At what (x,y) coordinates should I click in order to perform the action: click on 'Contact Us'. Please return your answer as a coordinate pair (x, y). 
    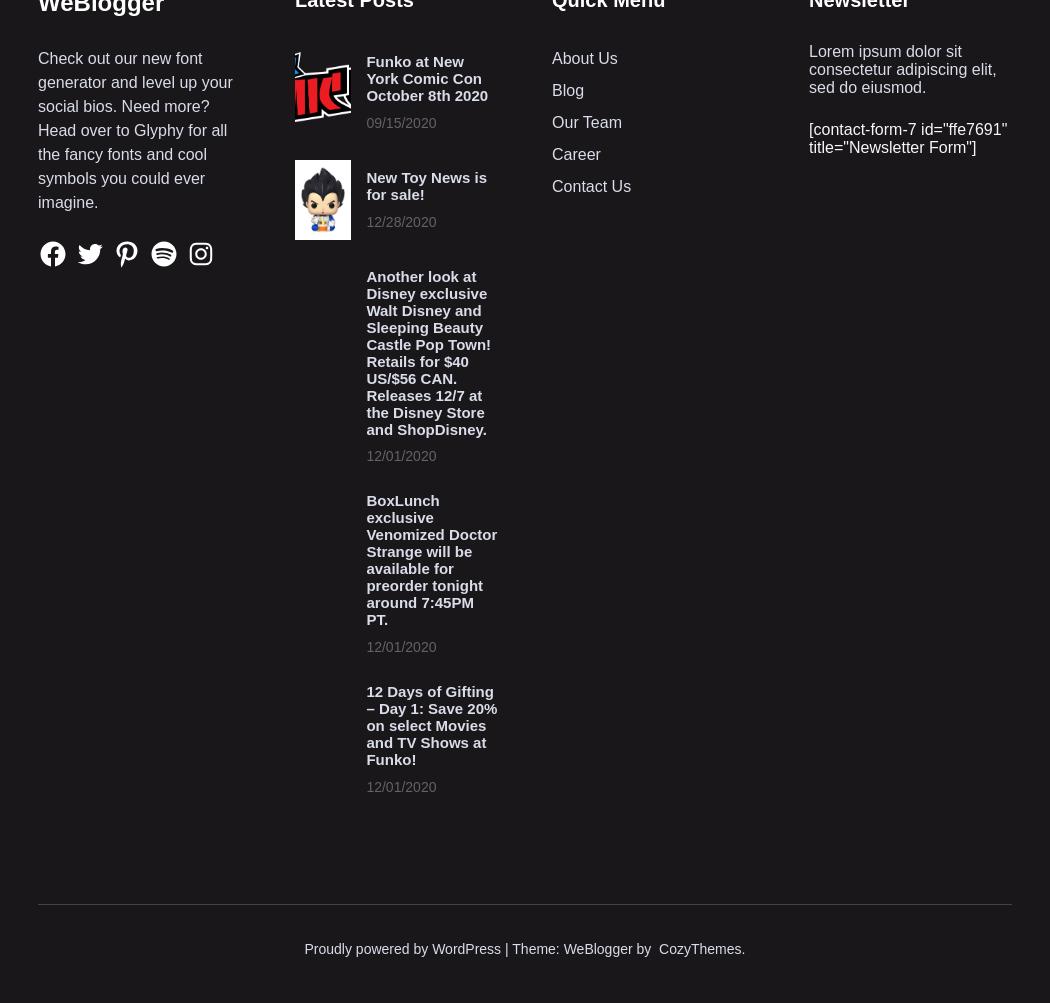
    Looking at the image, I should click on (590, 184).